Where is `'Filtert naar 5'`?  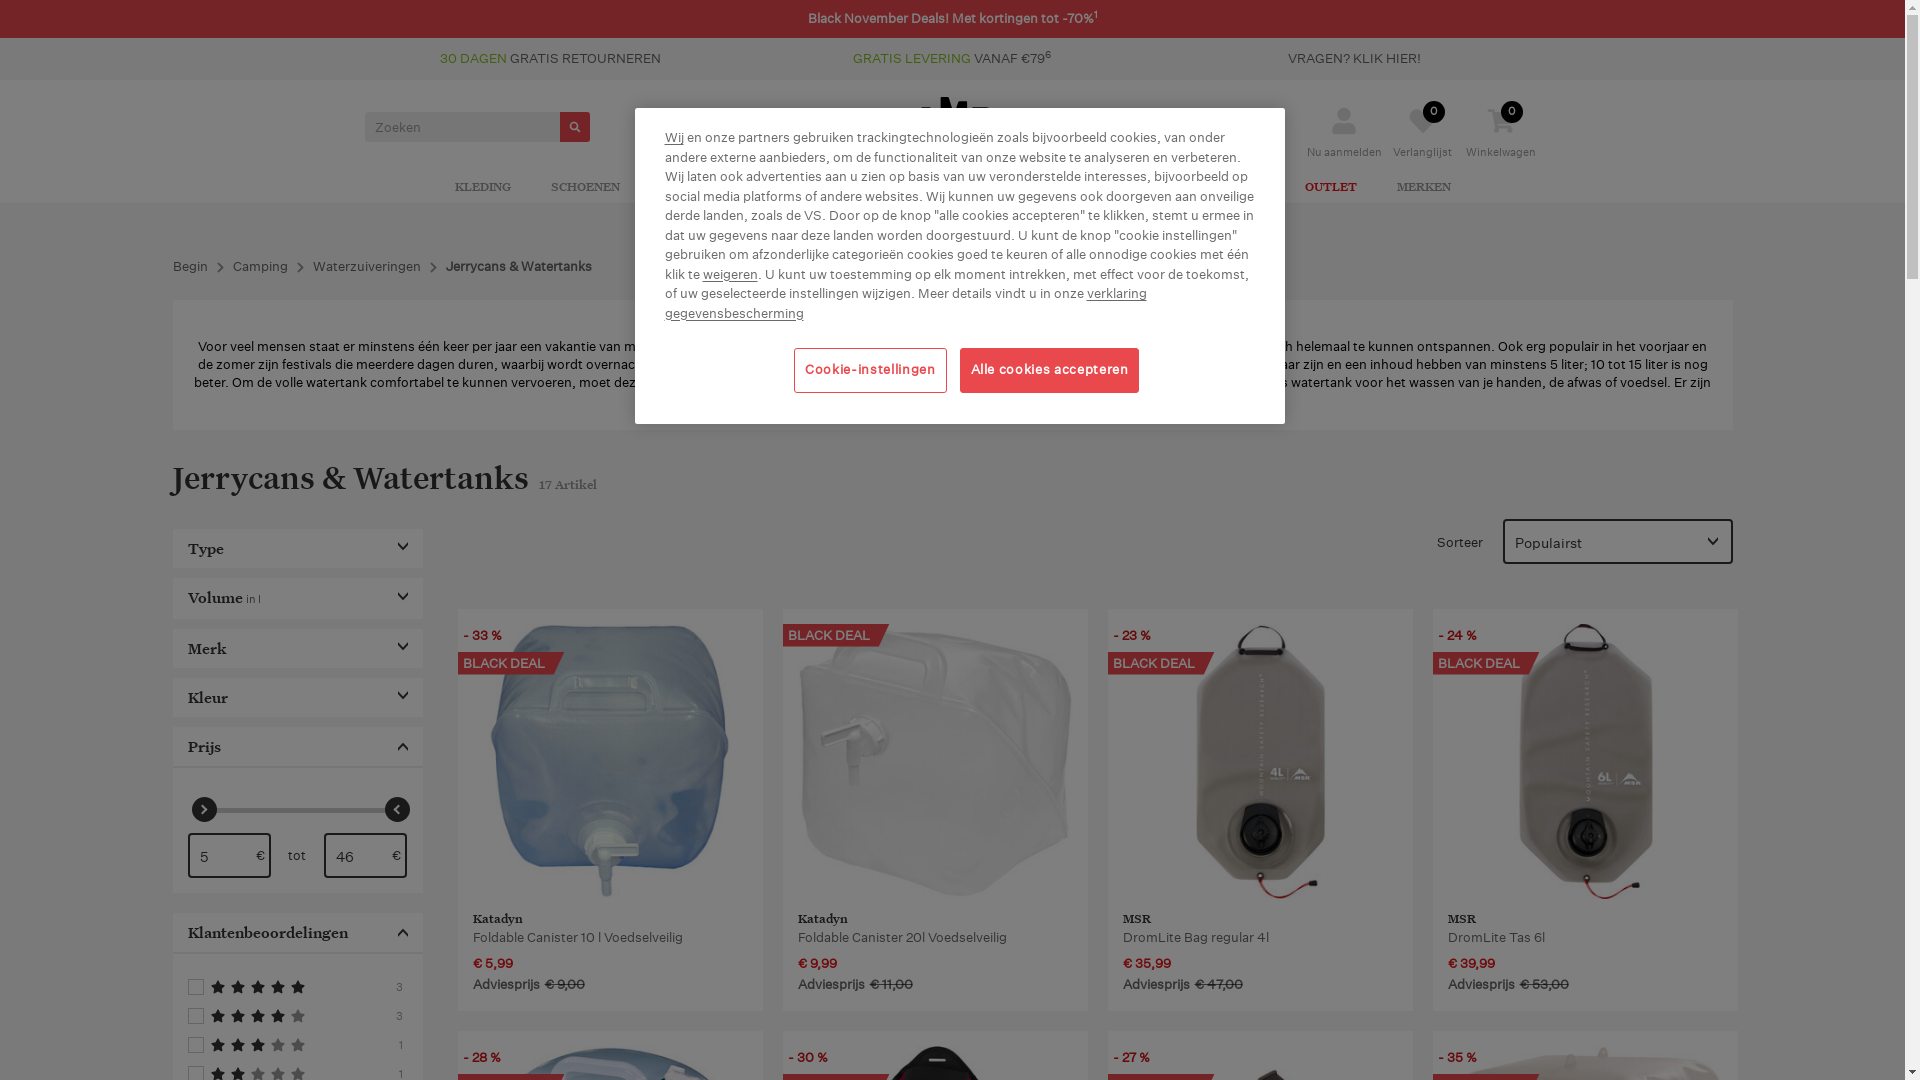
'Filtert naar 5' is located at coordinates (187, 986).